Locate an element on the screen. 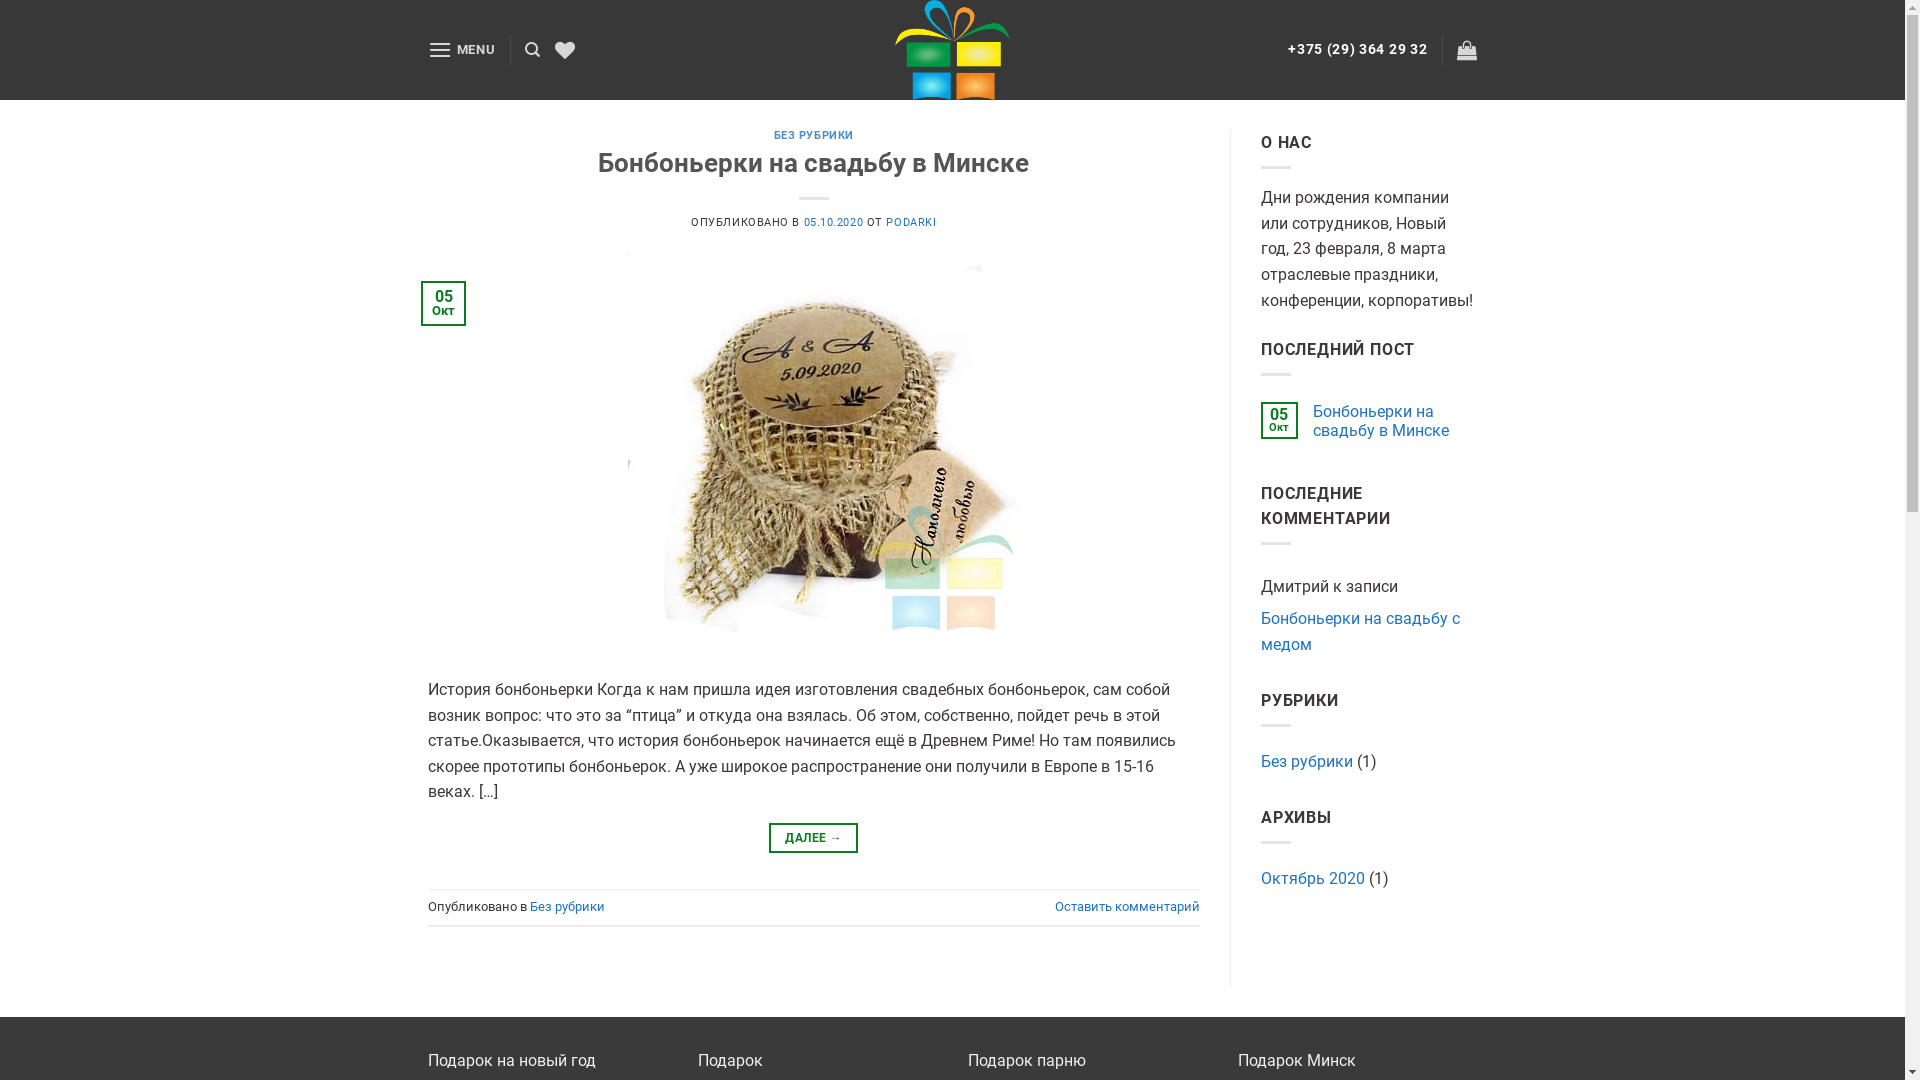  'MENU' is located at coordinates (460, 48).